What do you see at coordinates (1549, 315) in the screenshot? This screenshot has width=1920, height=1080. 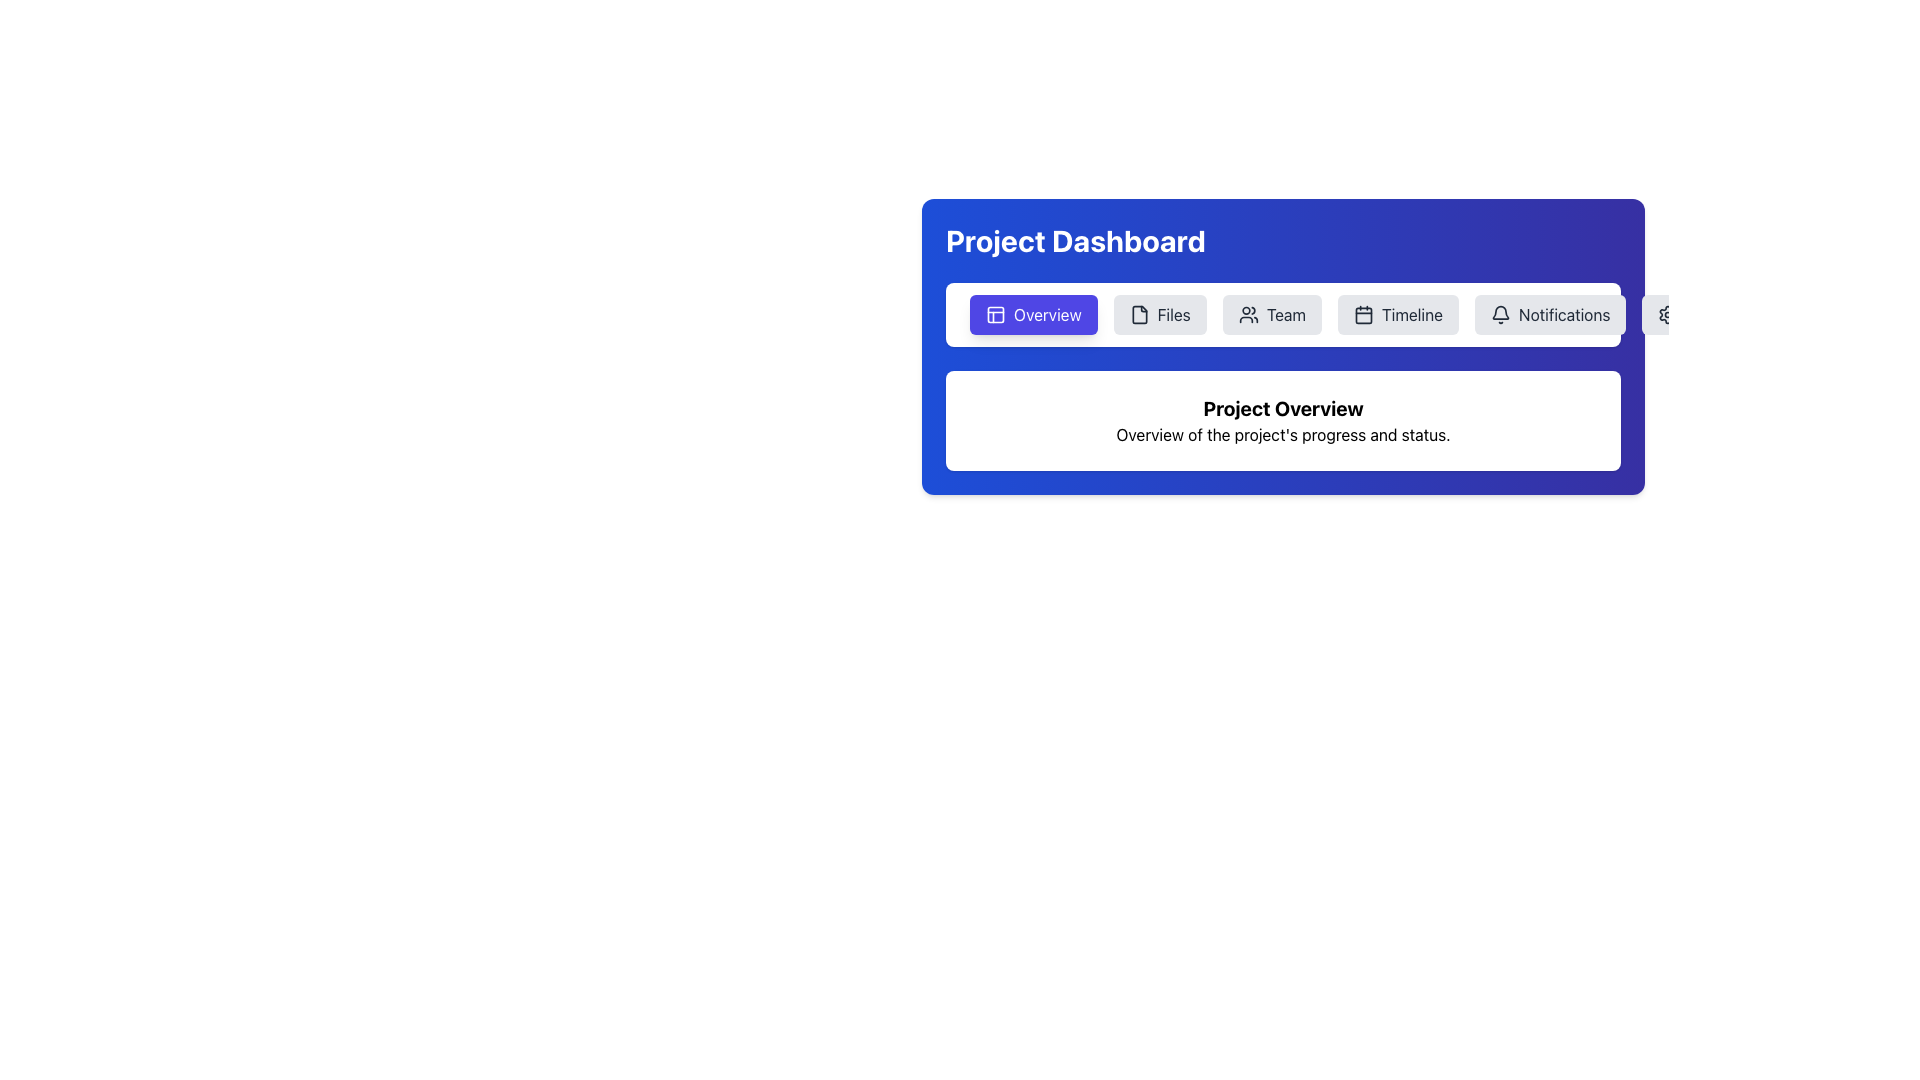 I see `the 'Notifications' button, which is a rectangular button with rounded corners, light gray background, and darker gray text, located in the navigation bar near the top of the interface` at bounding box center [1549, 315].